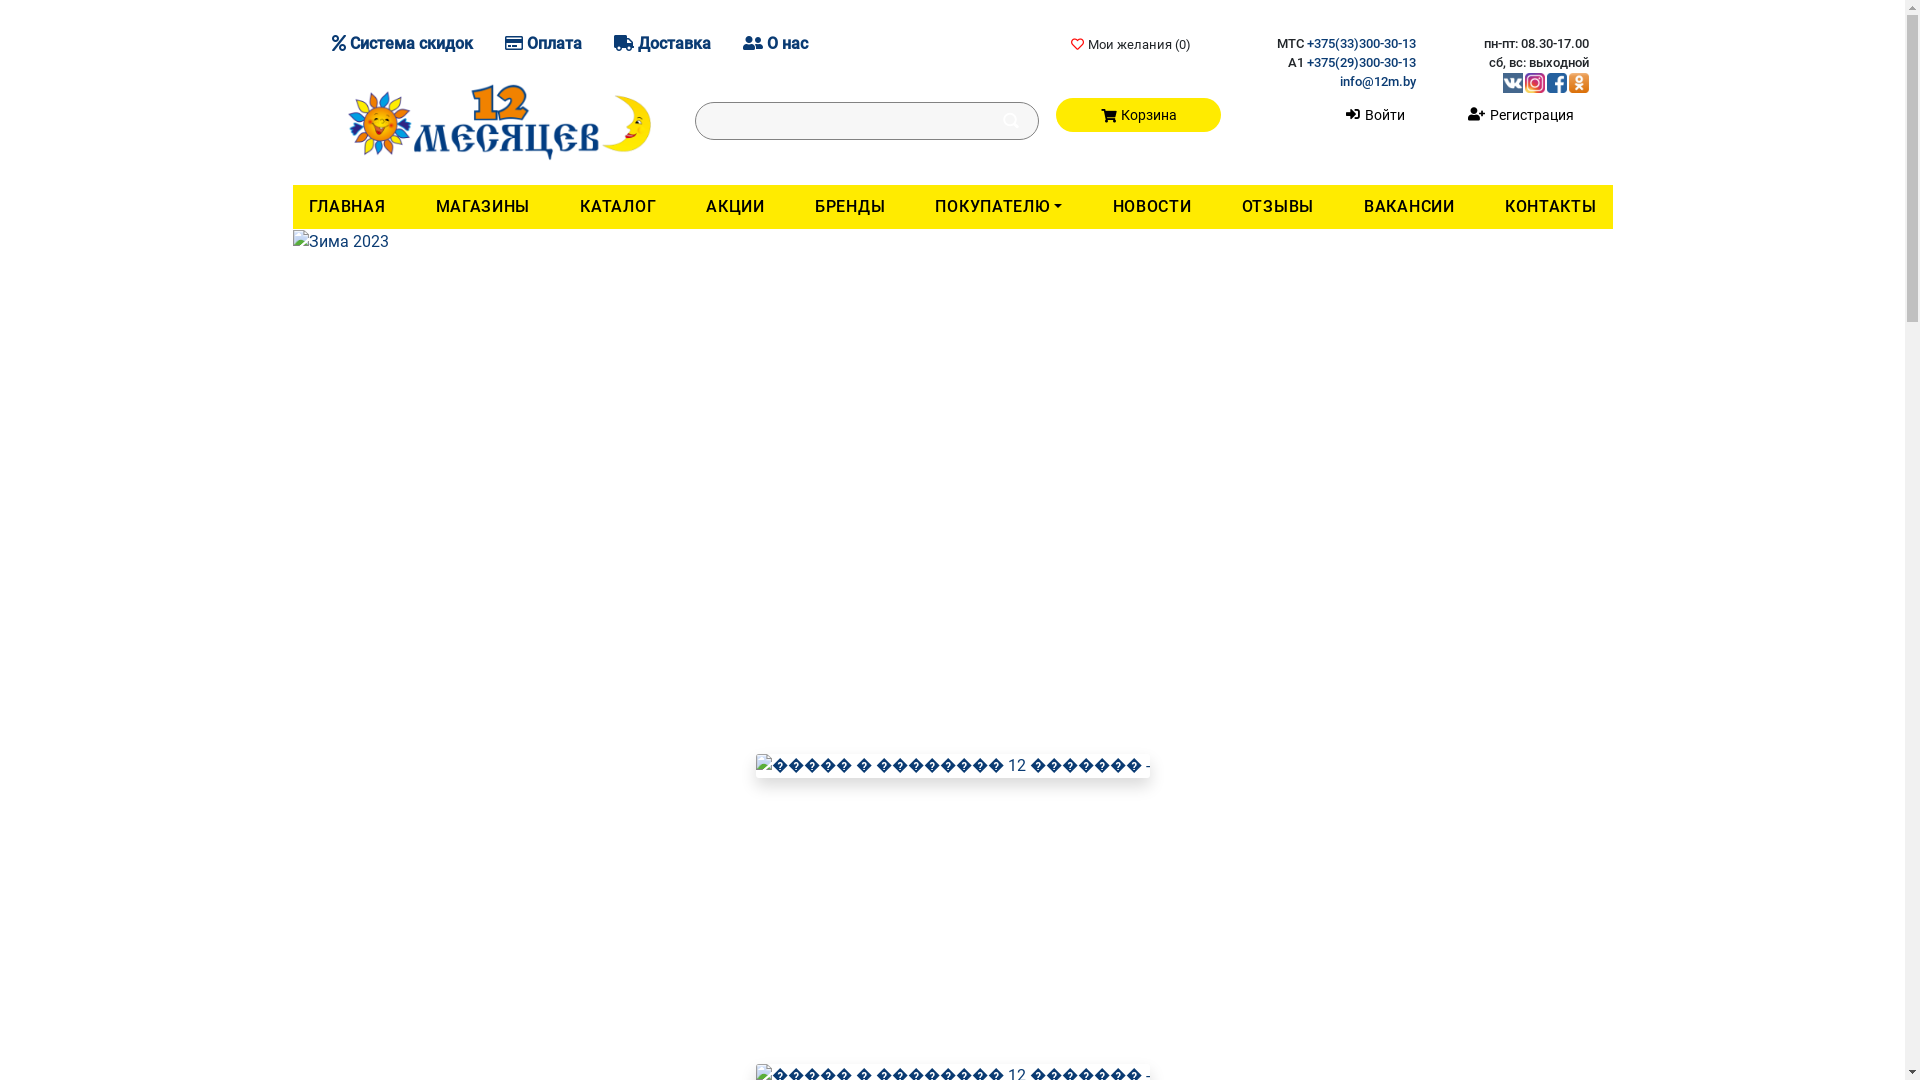 This screenshot has width=1920, height=1080. I want to click on '+375(33)300-30-13', so click(1360, 43).